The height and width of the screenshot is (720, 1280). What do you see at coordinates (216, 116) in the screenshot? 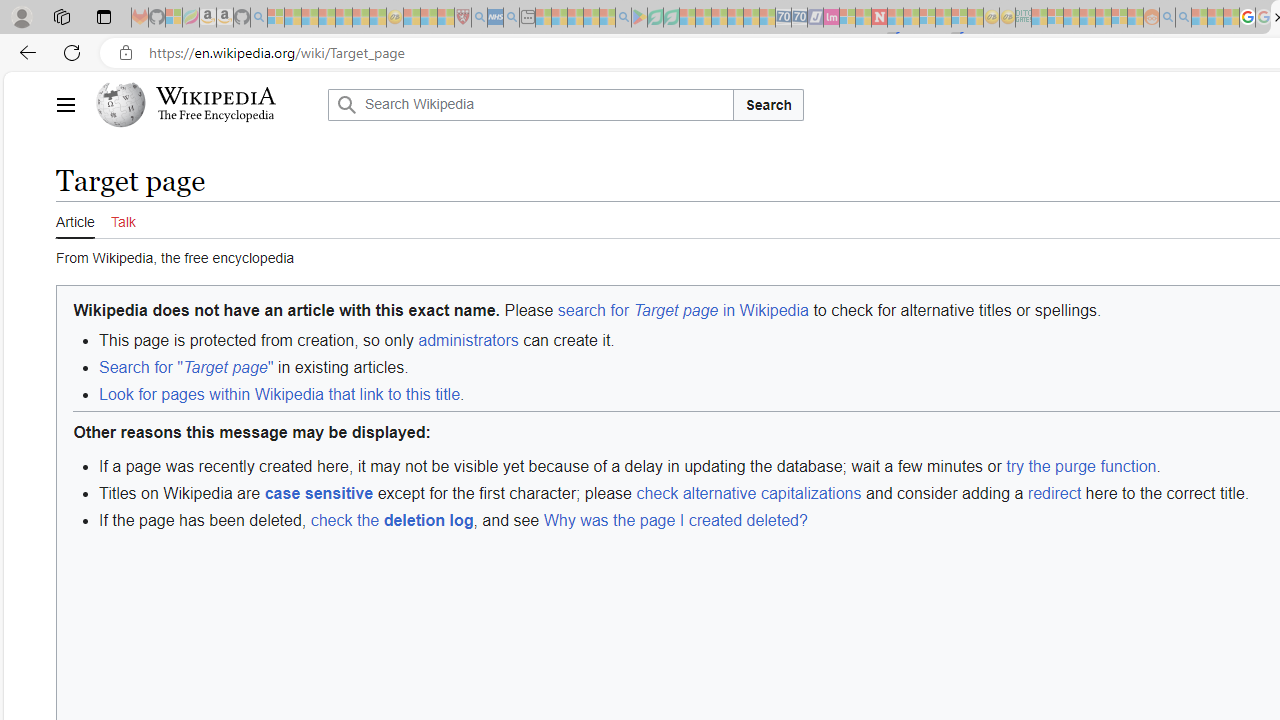
I see `'The Free Encyclopedia'` at bounding box center [216, 116].